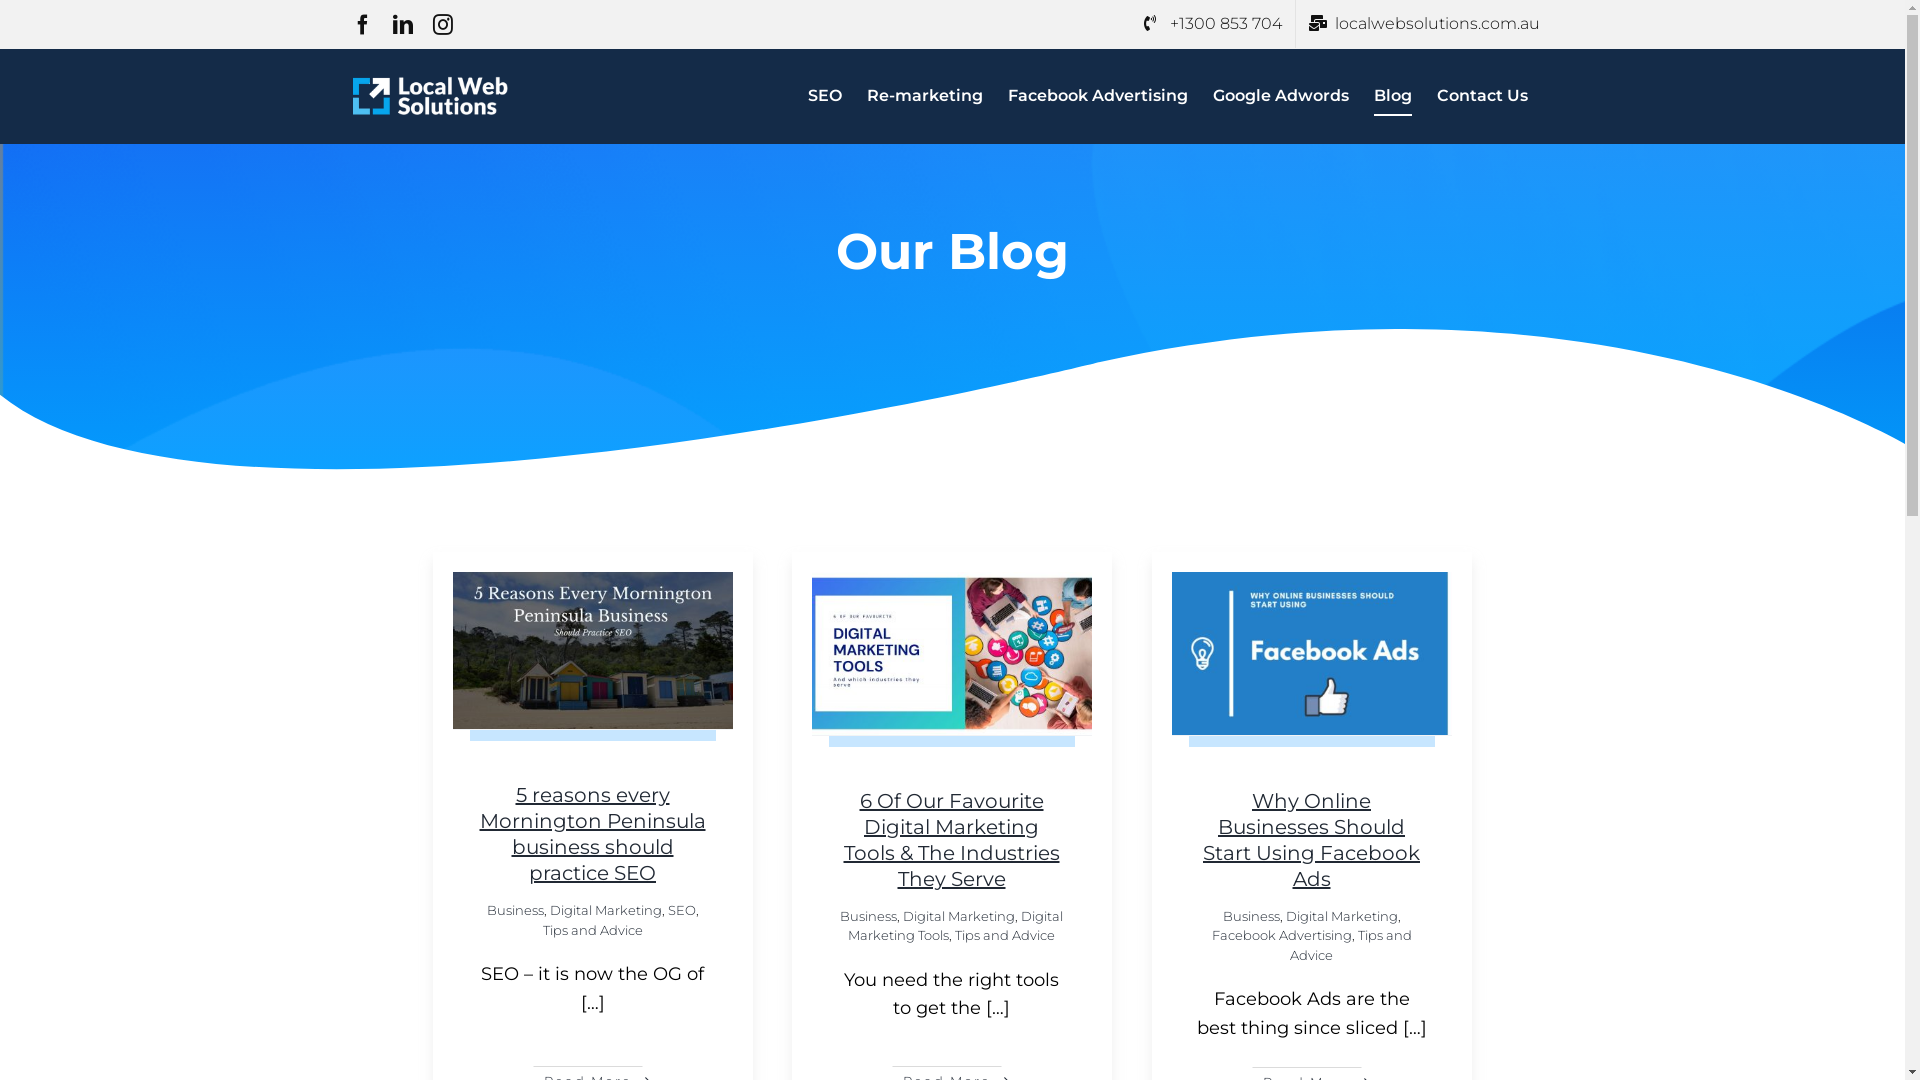 This screenshot has height=1080, width=1920. Describe the element at coordinates (440, 24) in the screenshot. I see `'Instagram'` at that location.